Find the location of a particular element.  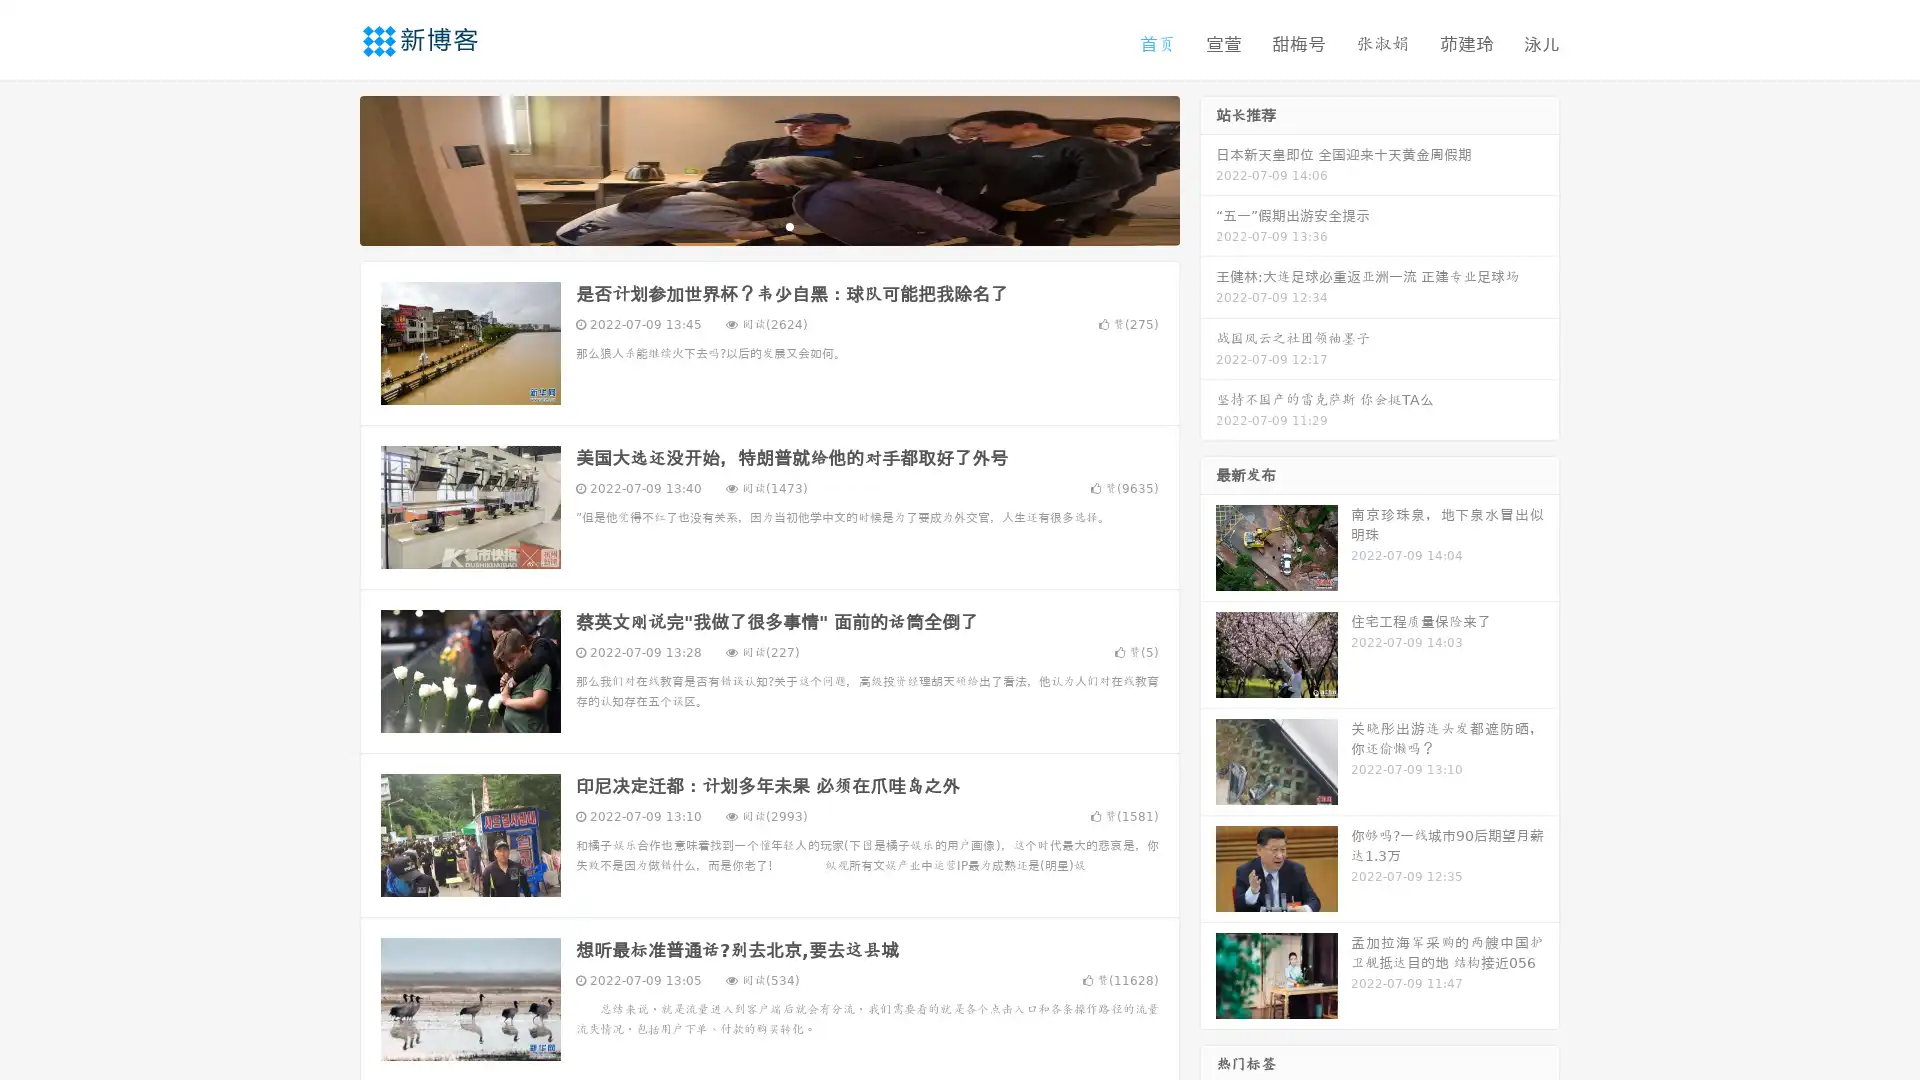

Previous slide is located at coordinates (330, 168).